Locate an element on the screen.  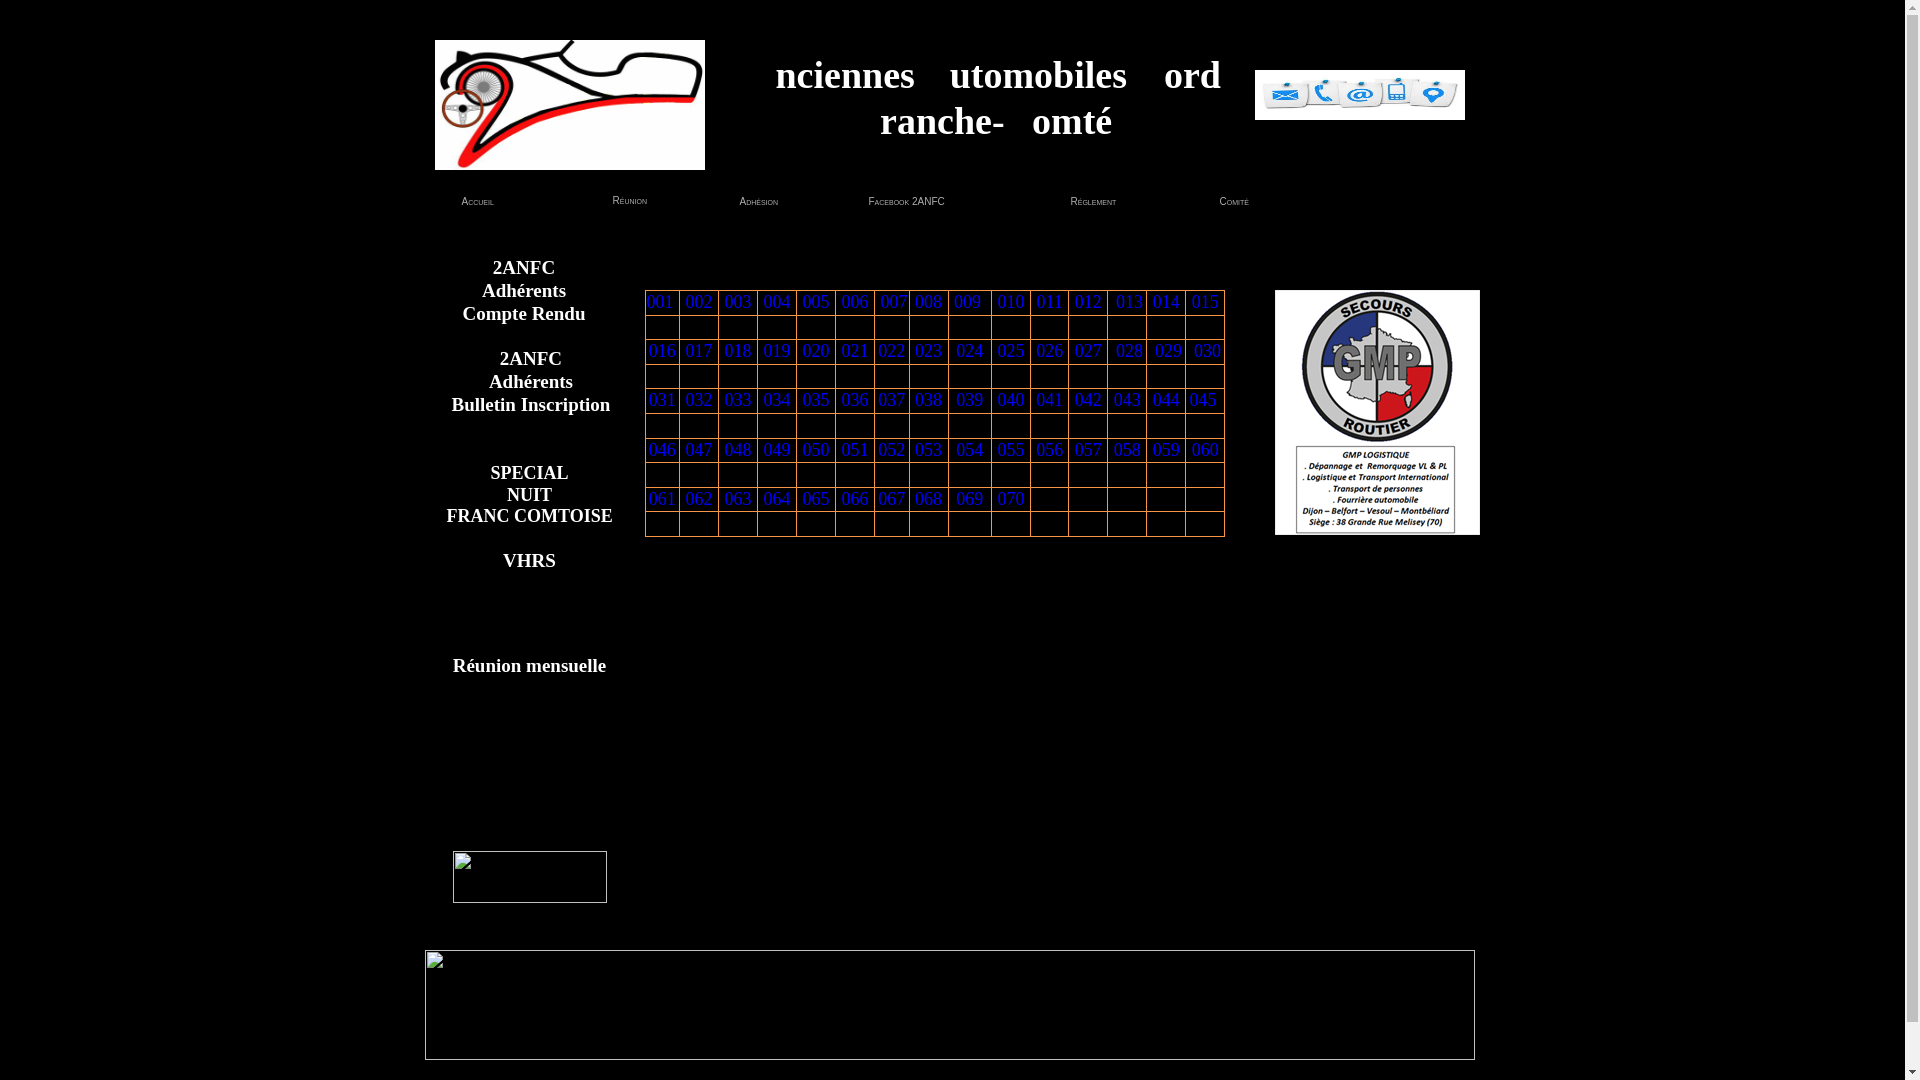
' 013' is located at coordinates (1128, 301).